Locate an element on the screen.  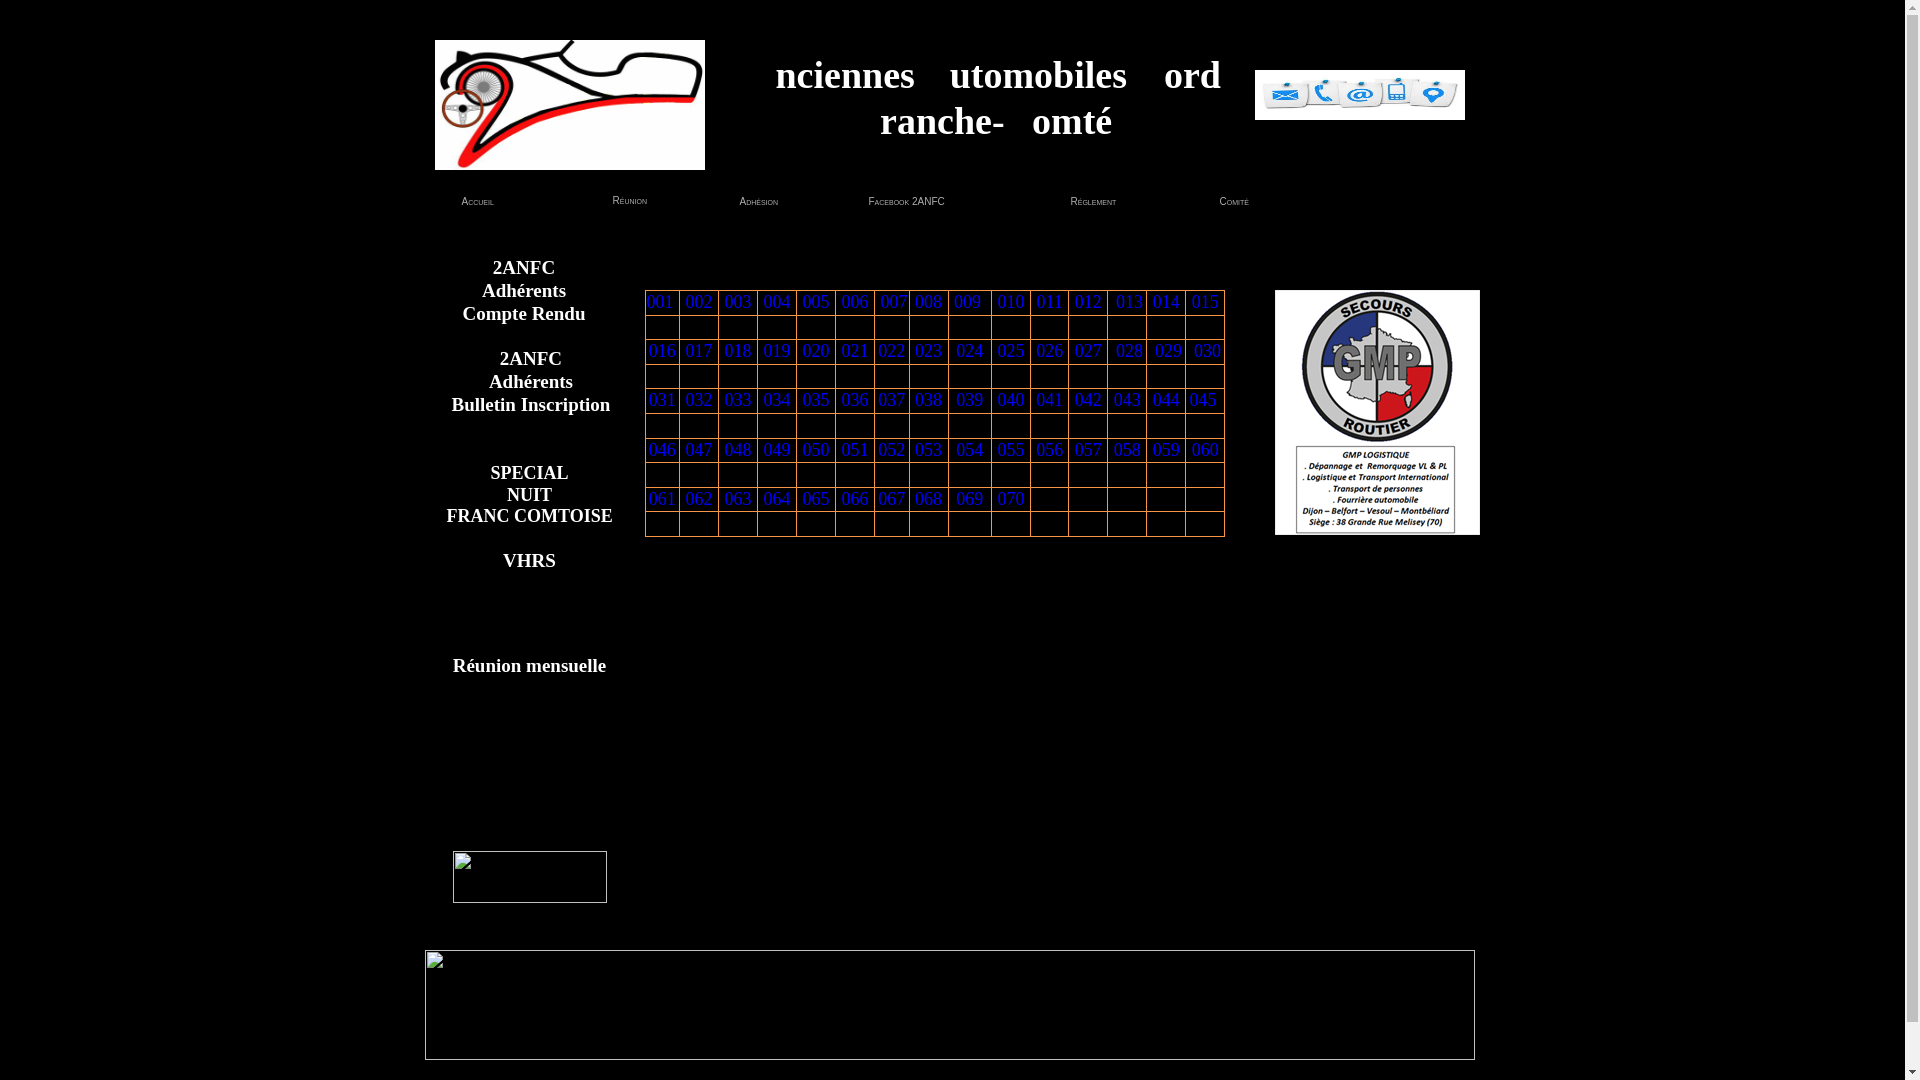
' 013' is located at coordinates (1128, 301).